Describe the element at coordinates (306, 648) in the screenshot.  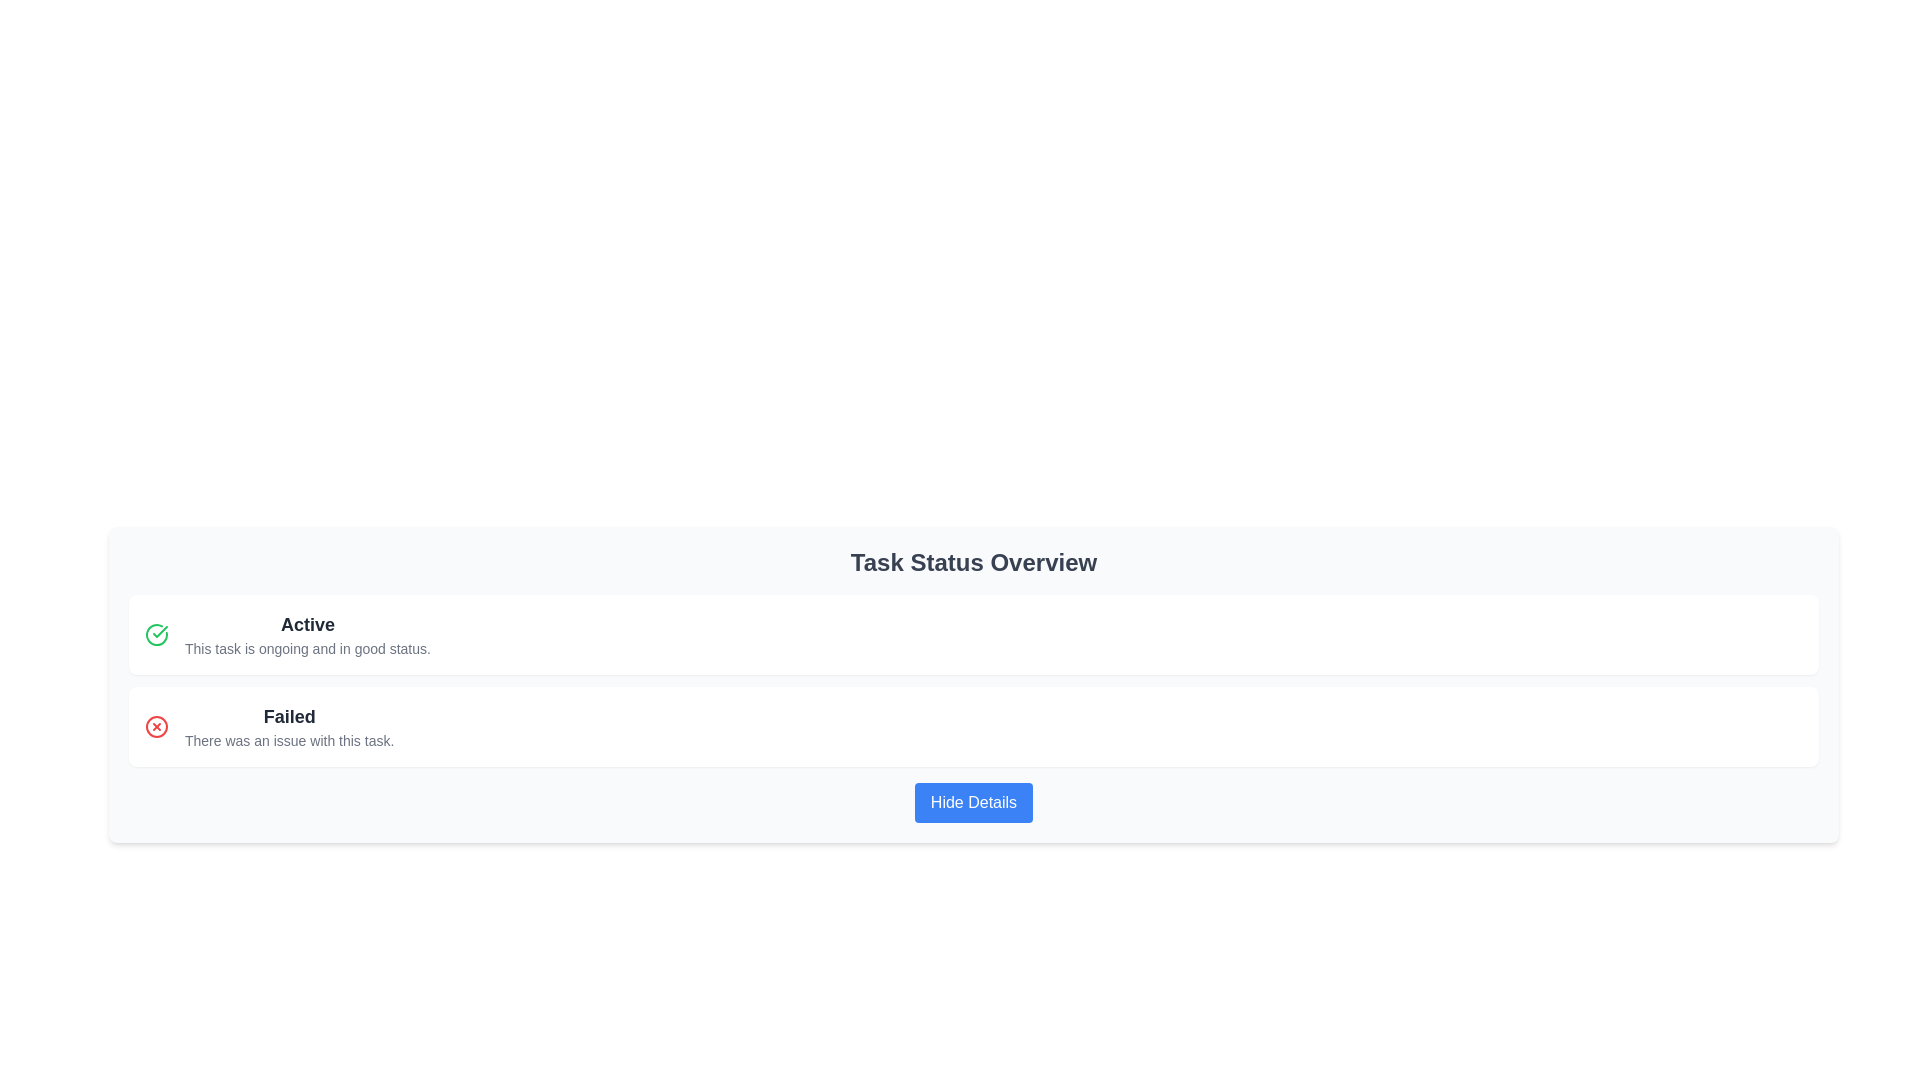
I see `text from the label displaying 'This task is ongoing and in good status.' which is styled in a smaller gray font and located below the bold label 'Active' within the 'Task Status Overview' section` at that location.